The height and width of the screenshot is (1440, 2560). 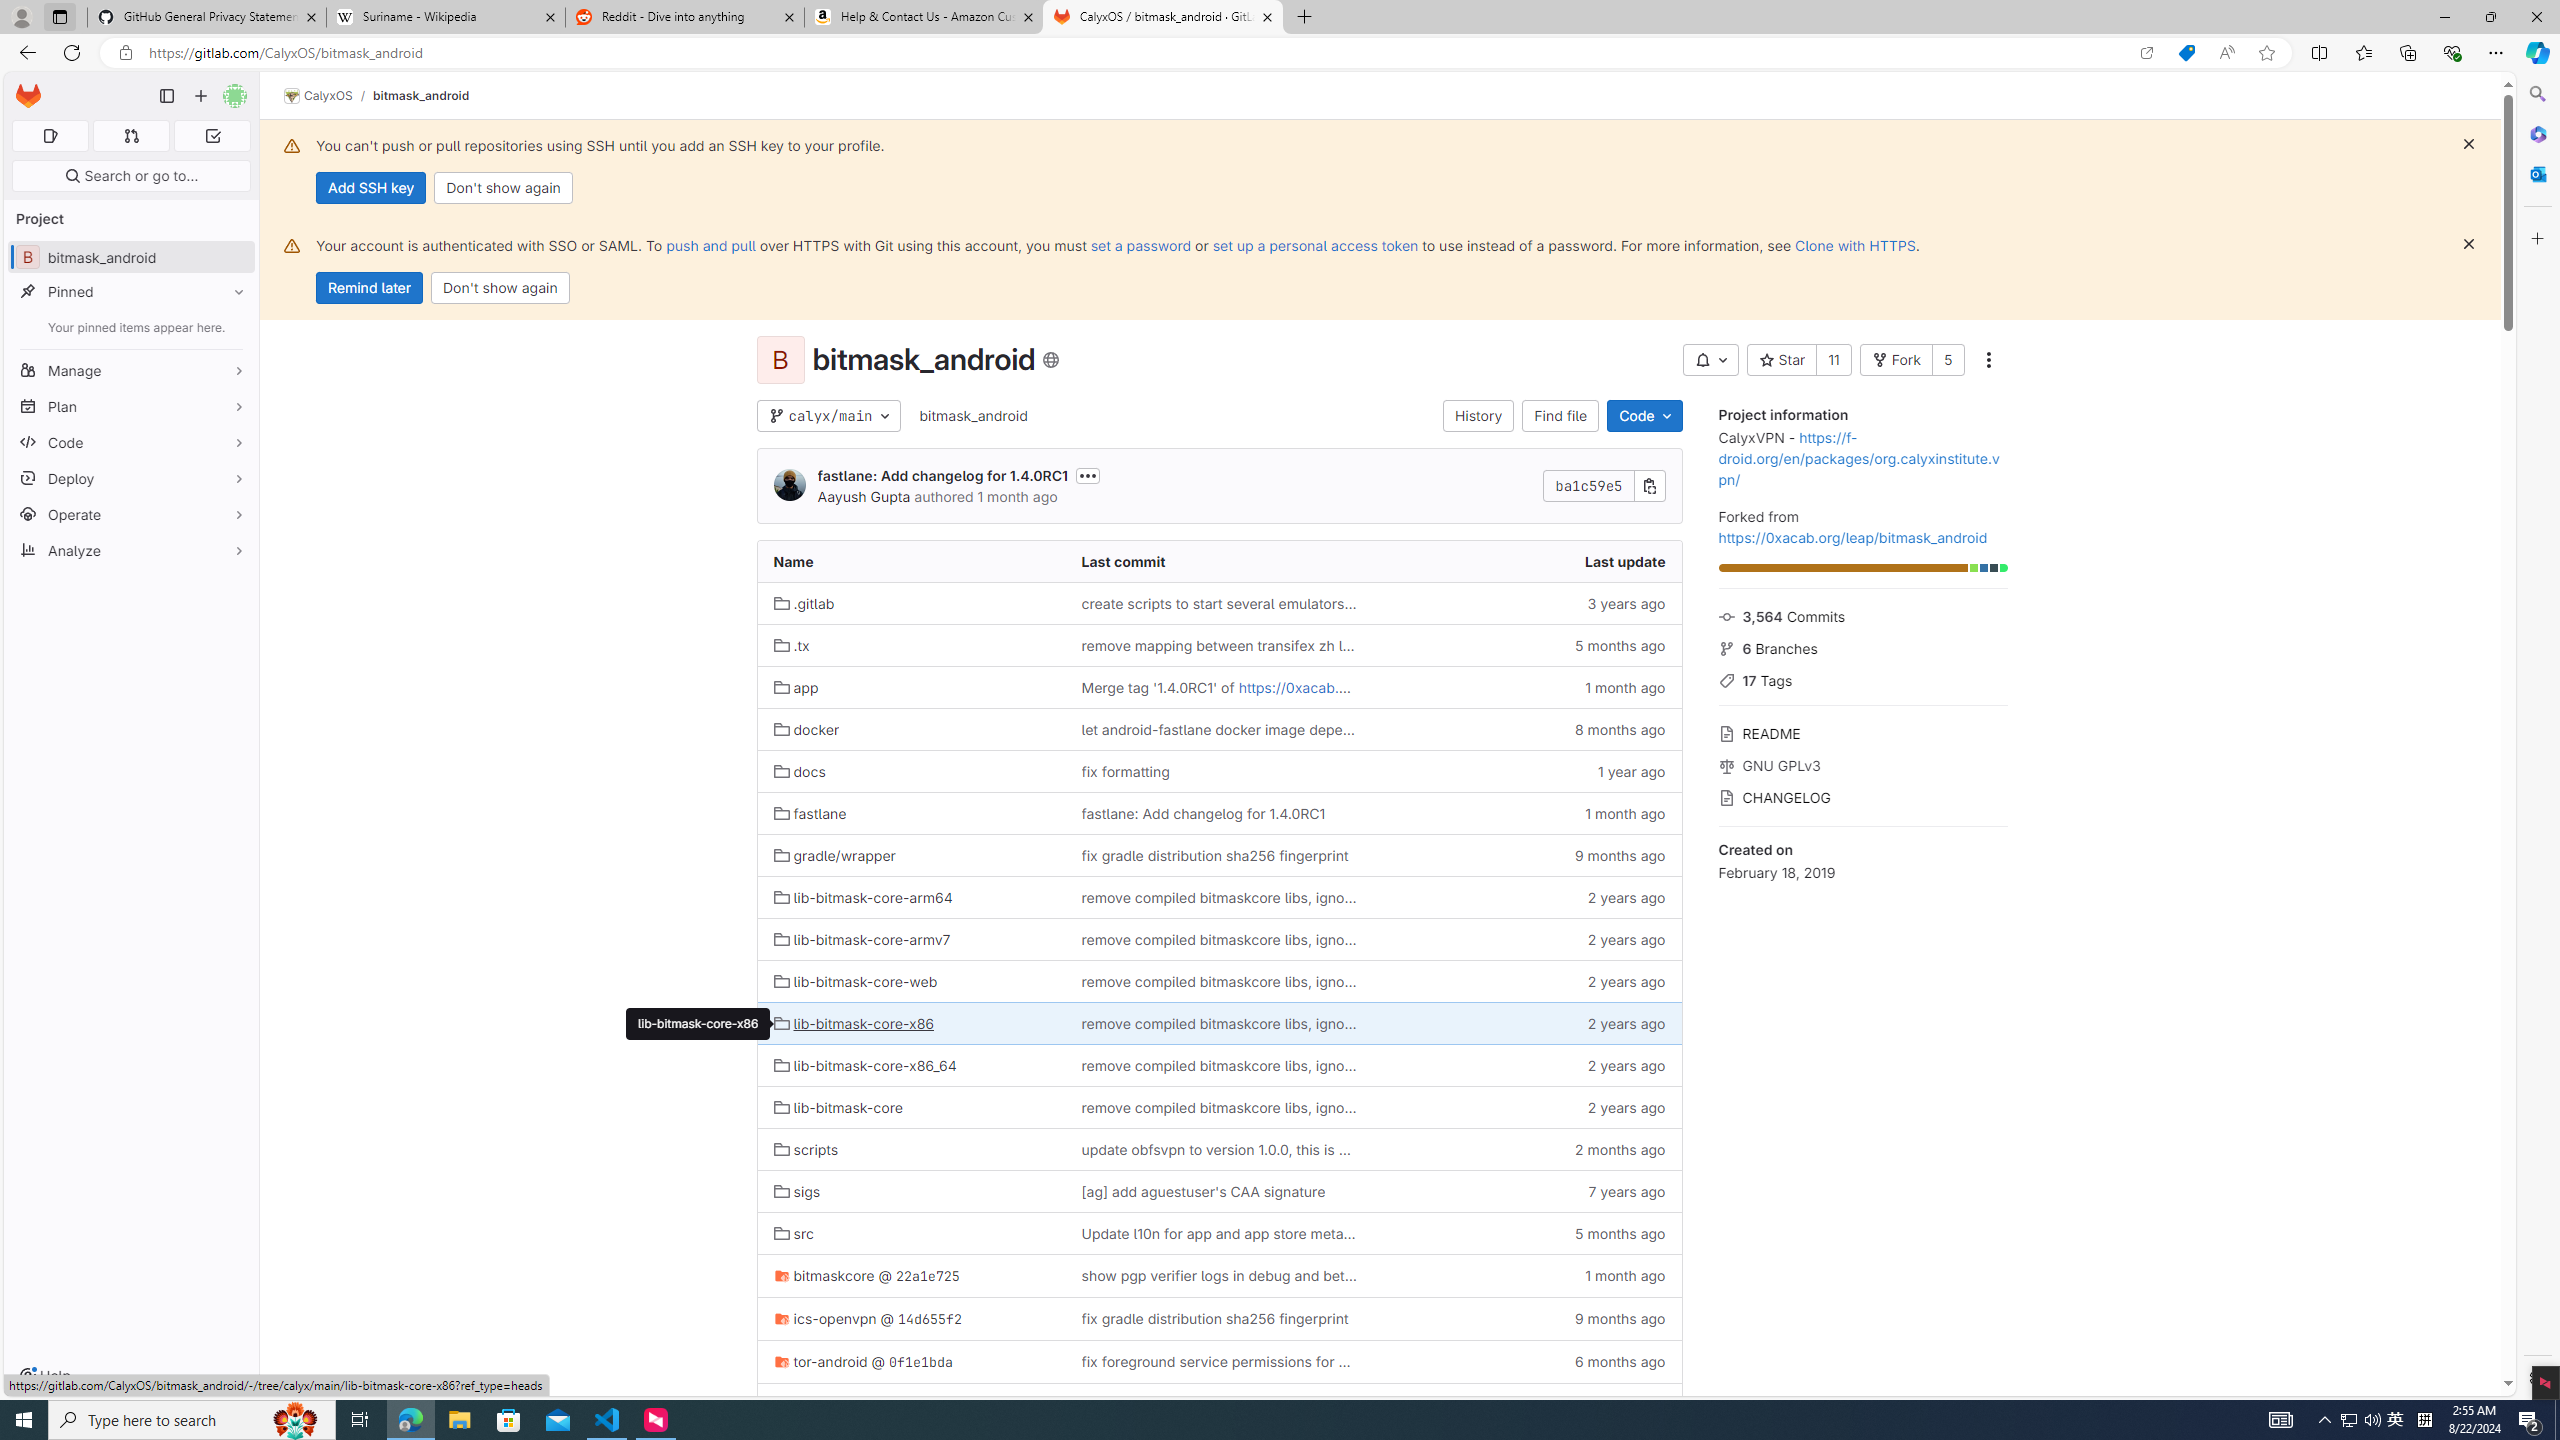 What do you see at coordinates (1862, 794) in the screenshot?
I see `'CHANGELOG'` at bounding box center [1862, 794].